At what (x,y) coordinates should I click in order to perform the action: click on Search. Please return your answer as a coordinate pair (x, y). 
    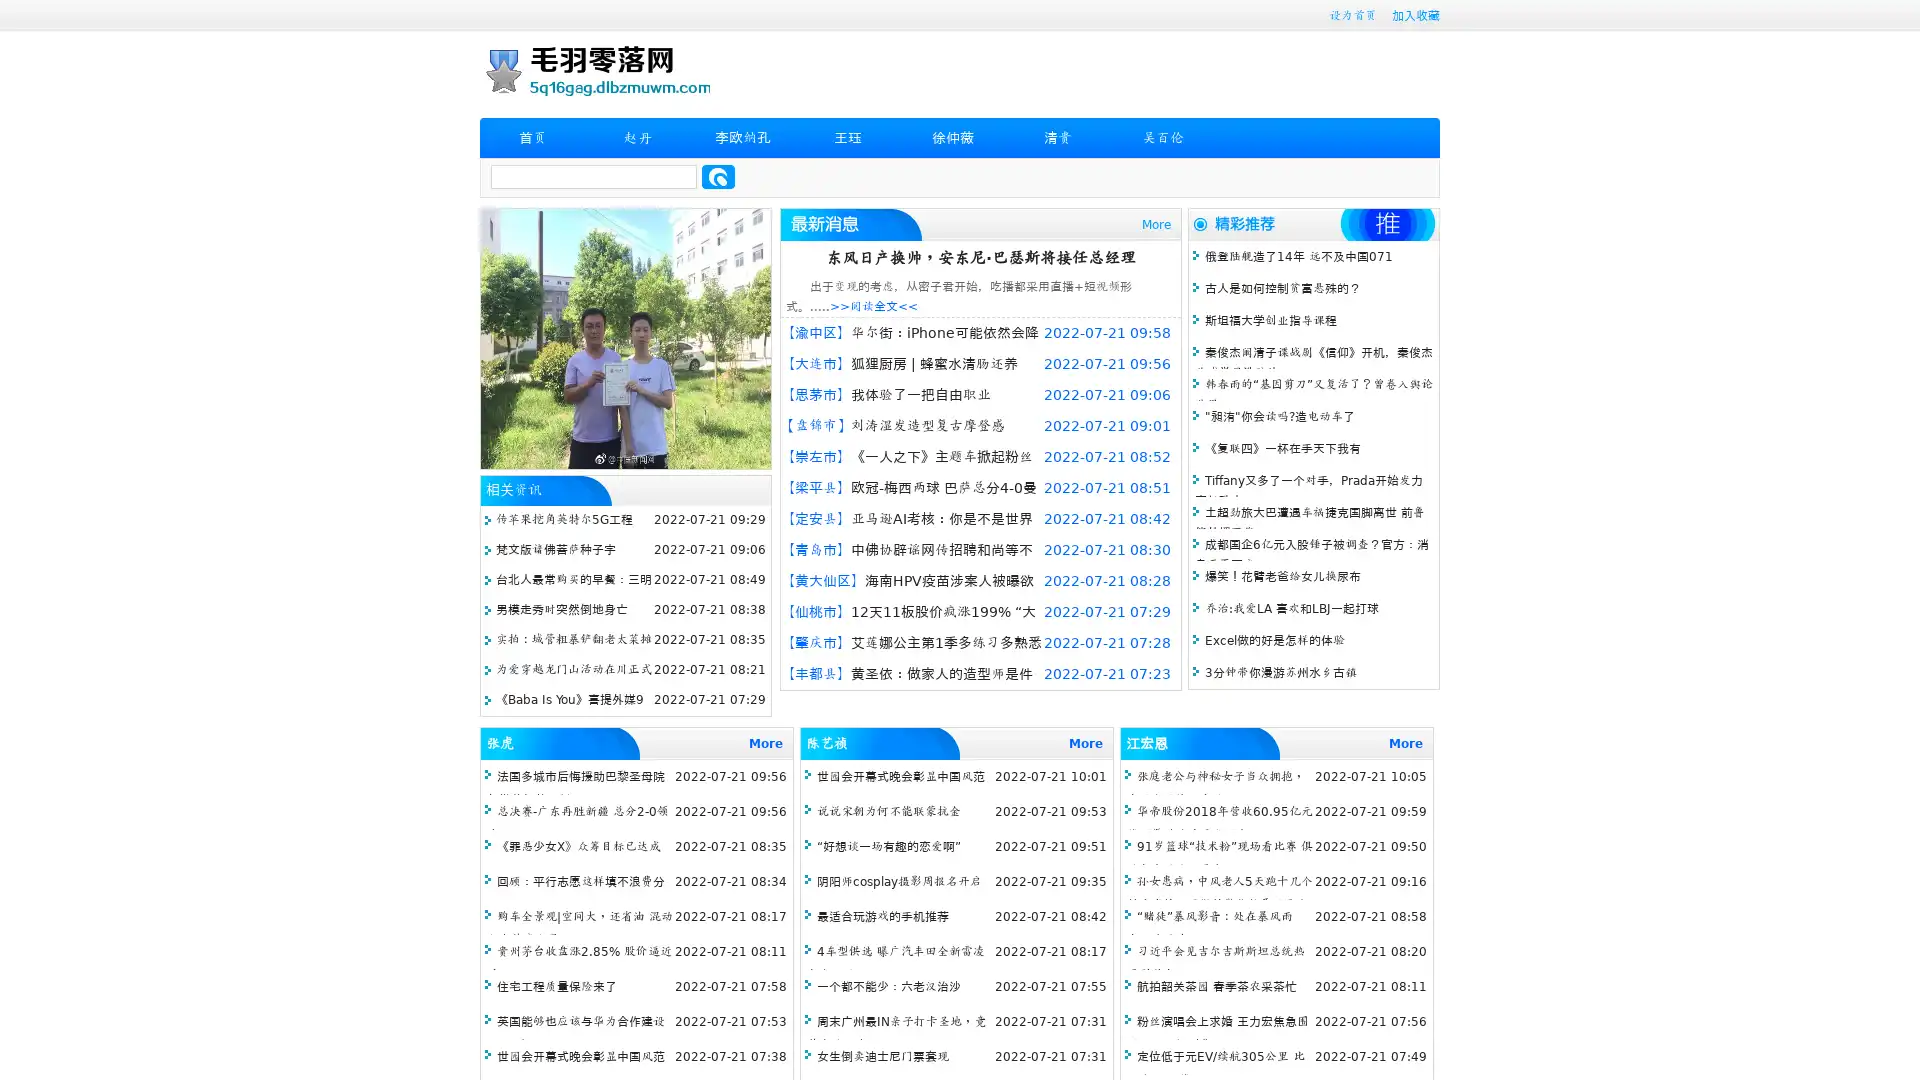
    Looking at the image, I should click on (718, 176).